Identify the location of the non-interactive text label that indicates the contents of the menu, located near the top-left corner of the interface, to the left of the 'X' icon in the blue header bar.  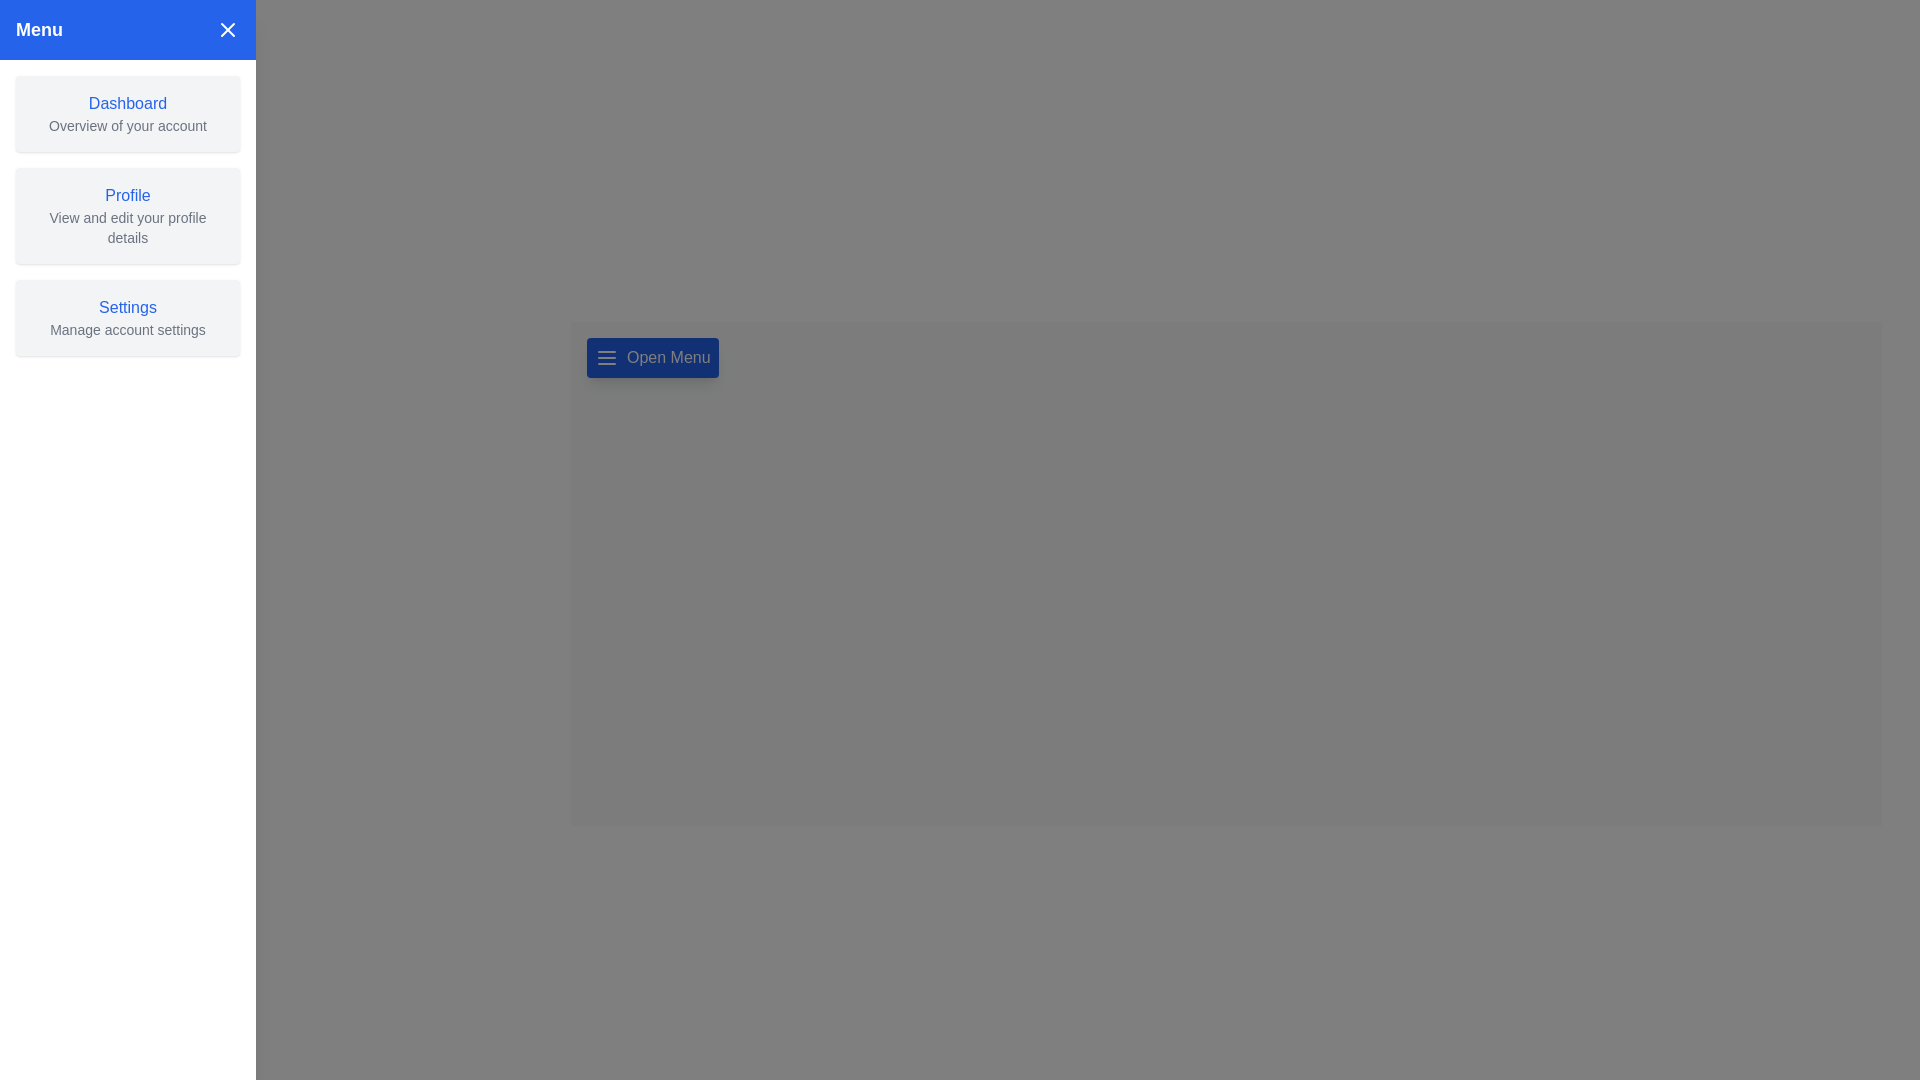
(39, 30).